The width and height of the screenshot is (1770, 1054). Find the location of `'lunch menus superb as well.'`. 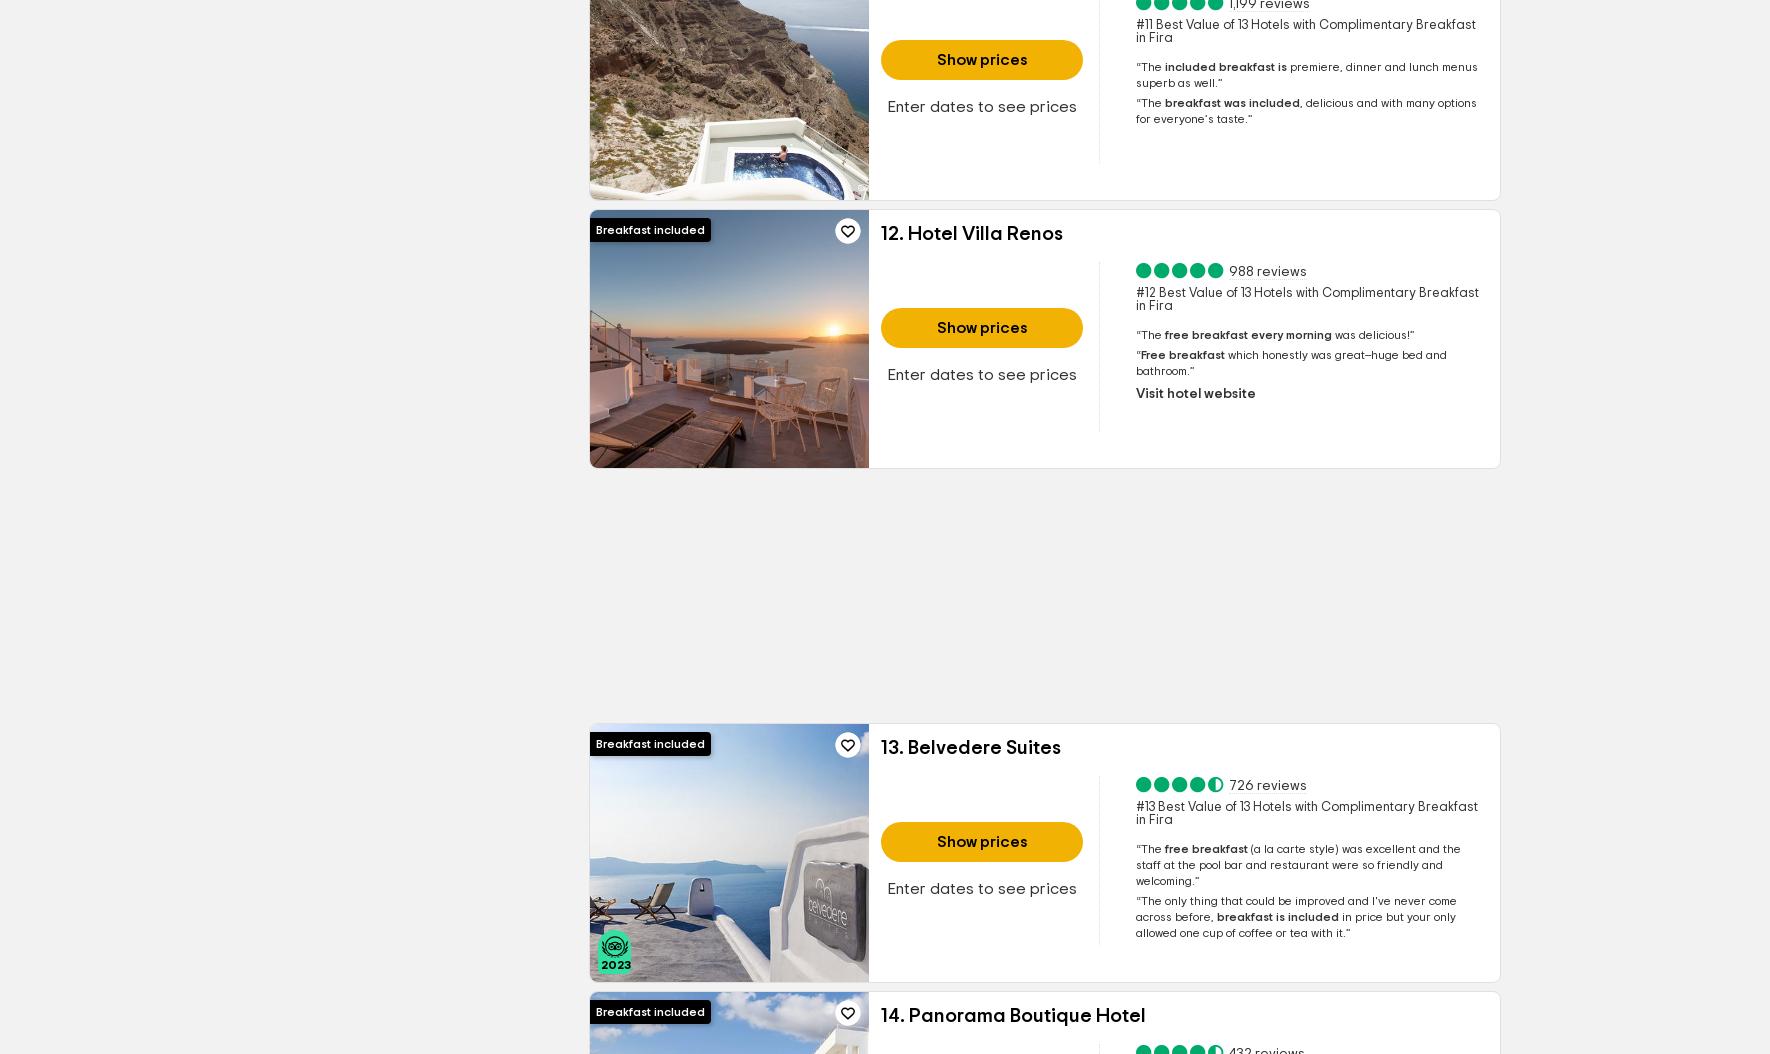

'lunch menus superb as well.' is located at coordinates (1305, 74).